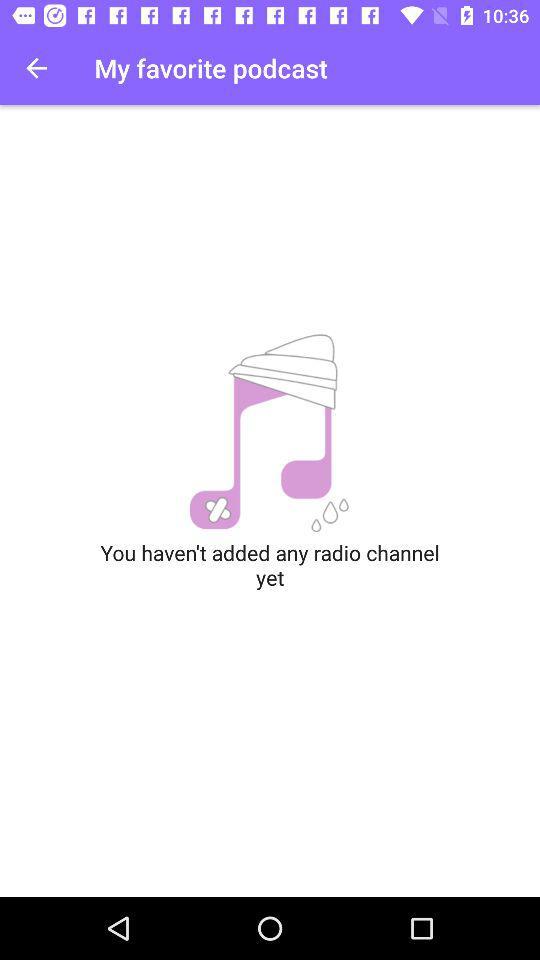 This screenshot has width=540, height=960. Describe the element at coordinates (36, 68) in the screenshot. I see `the icon next to my favorite podcast icon` at that location.